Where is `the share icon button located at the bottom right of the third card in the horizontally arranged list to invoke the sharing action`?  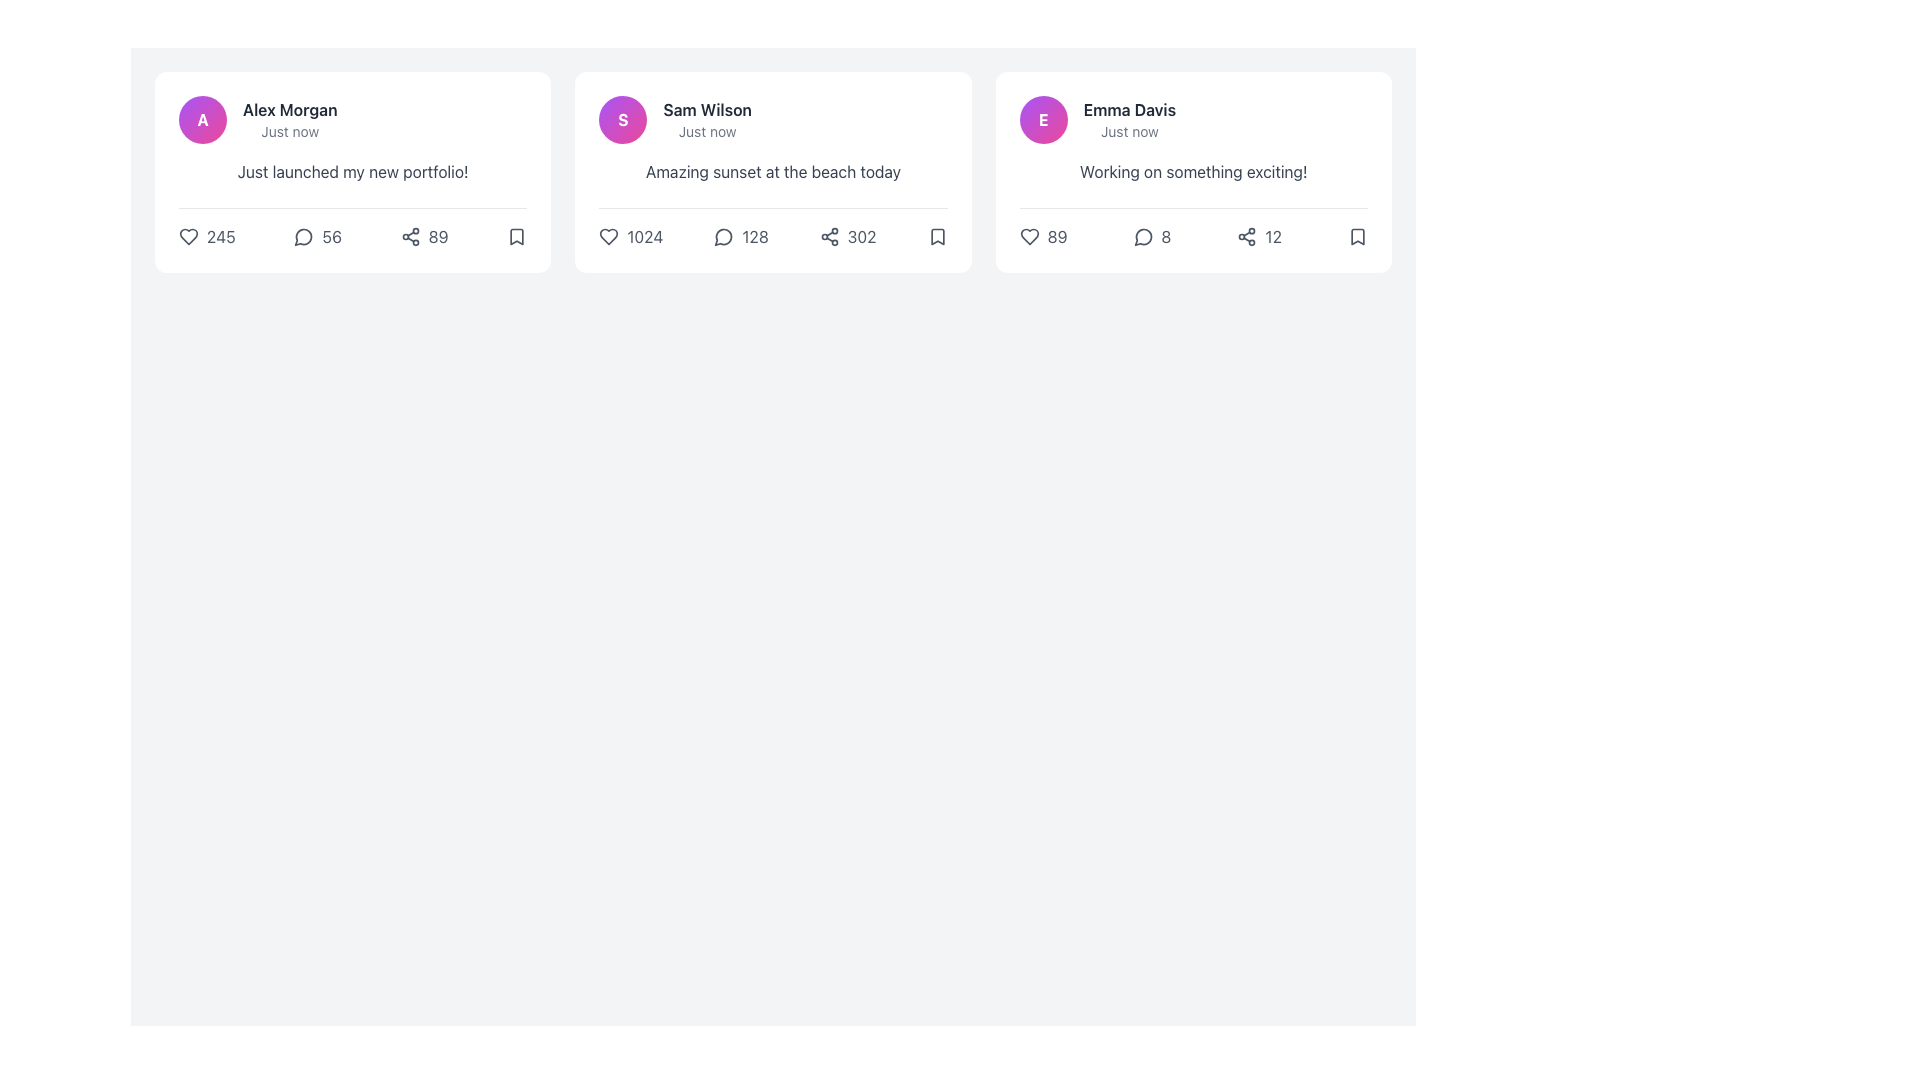
the share icon button located at the bottom right of the third card in the horizontally arranged list to invoke the sharing action is located at coordinates (1246, 235).